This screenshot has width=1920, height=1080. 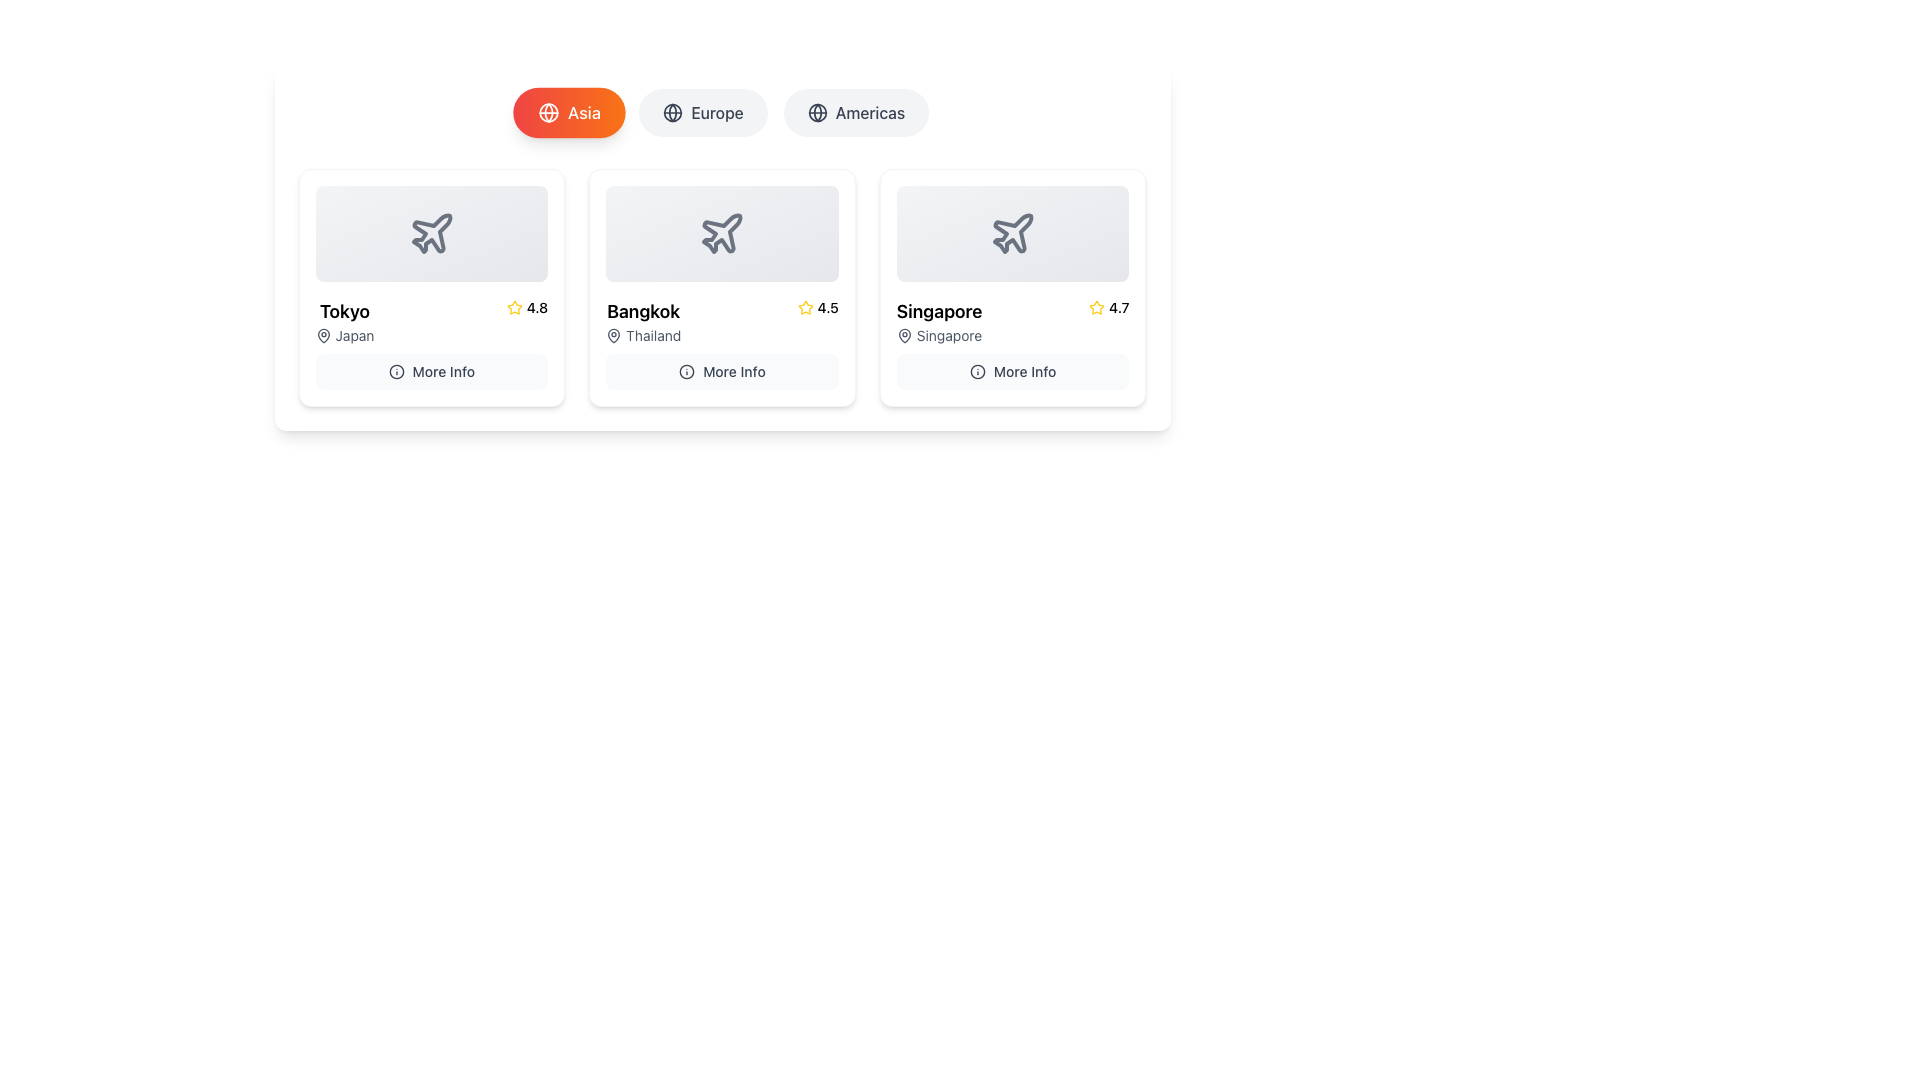 What do you see at coordinates (430, 320) in the screenshot?
I see `the Informational Block that displays the city name, country, and rating, located in the first column under the 'Asia' tab, positioned above the 'More Info' button` at bounding box center [430, 320].